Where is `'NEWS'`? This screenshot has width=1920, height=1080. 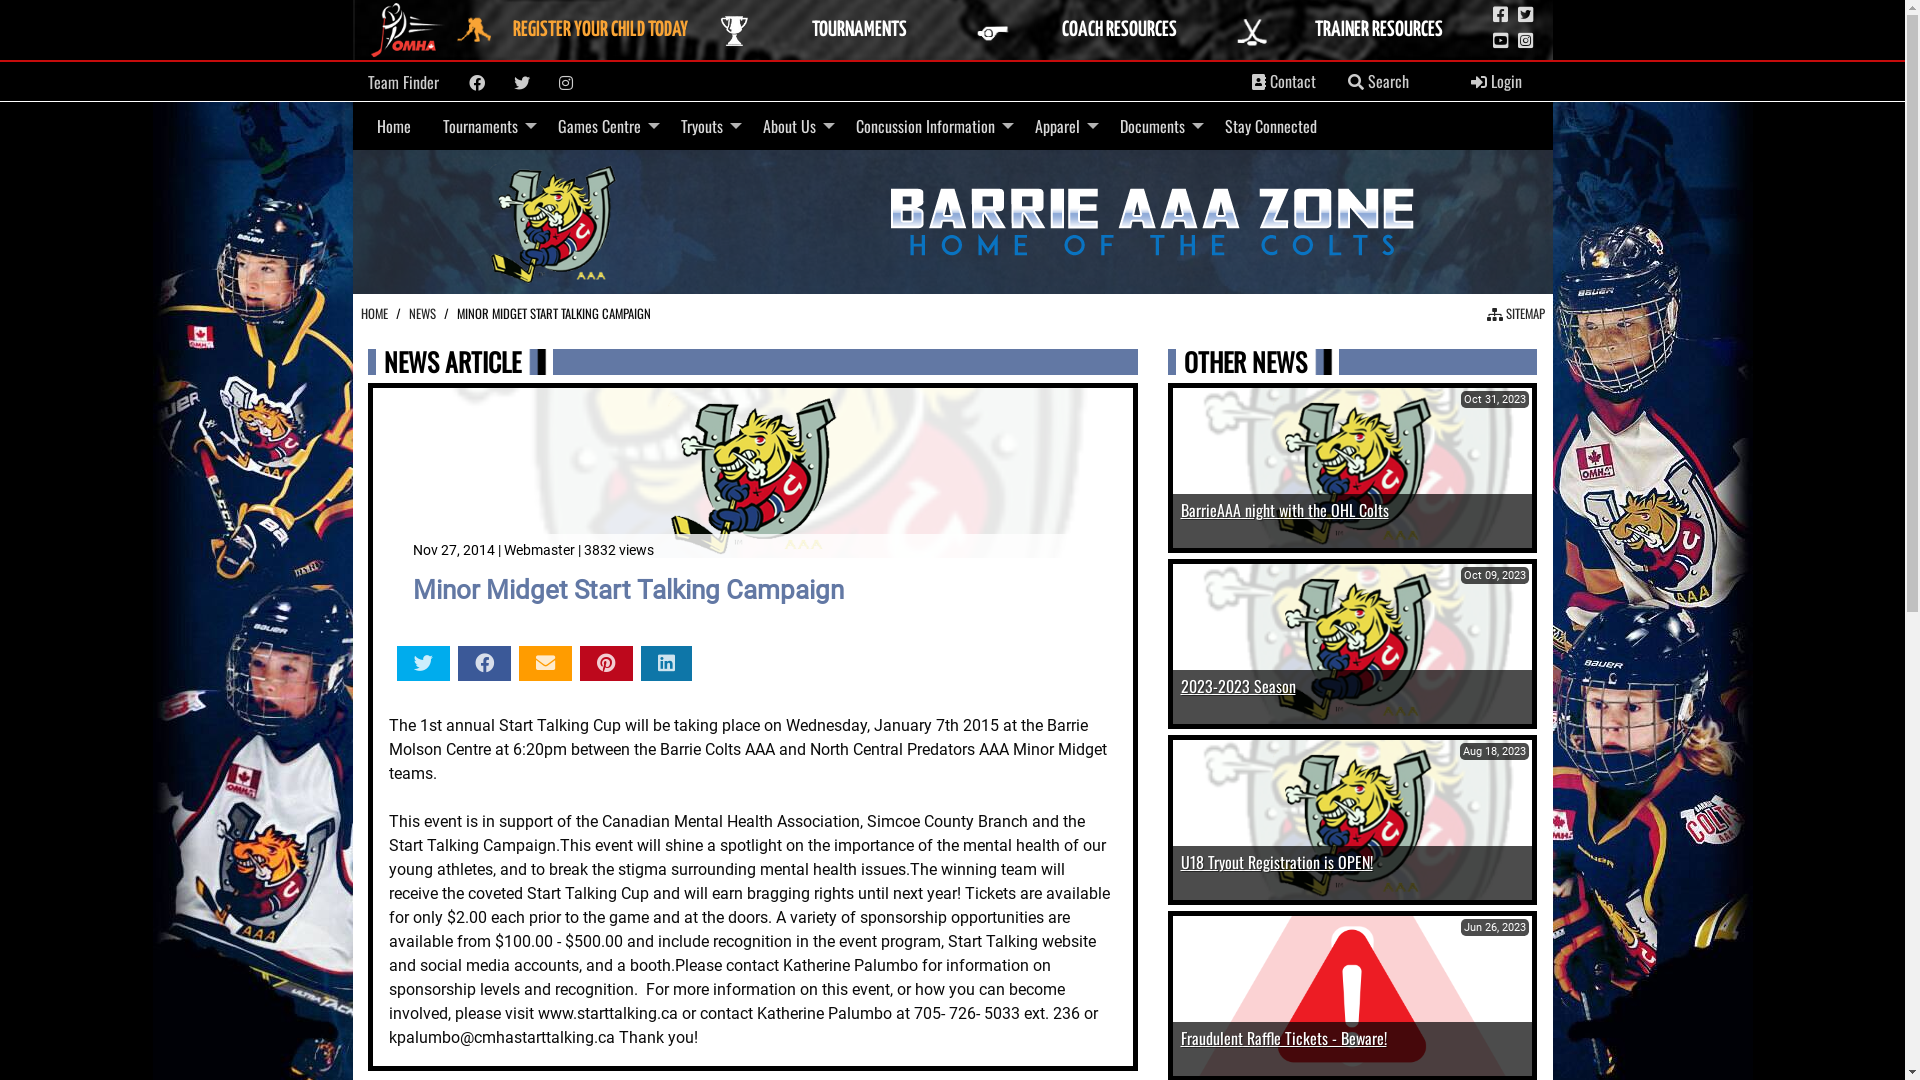
'NEWS' is located at coordinates (420, 313).